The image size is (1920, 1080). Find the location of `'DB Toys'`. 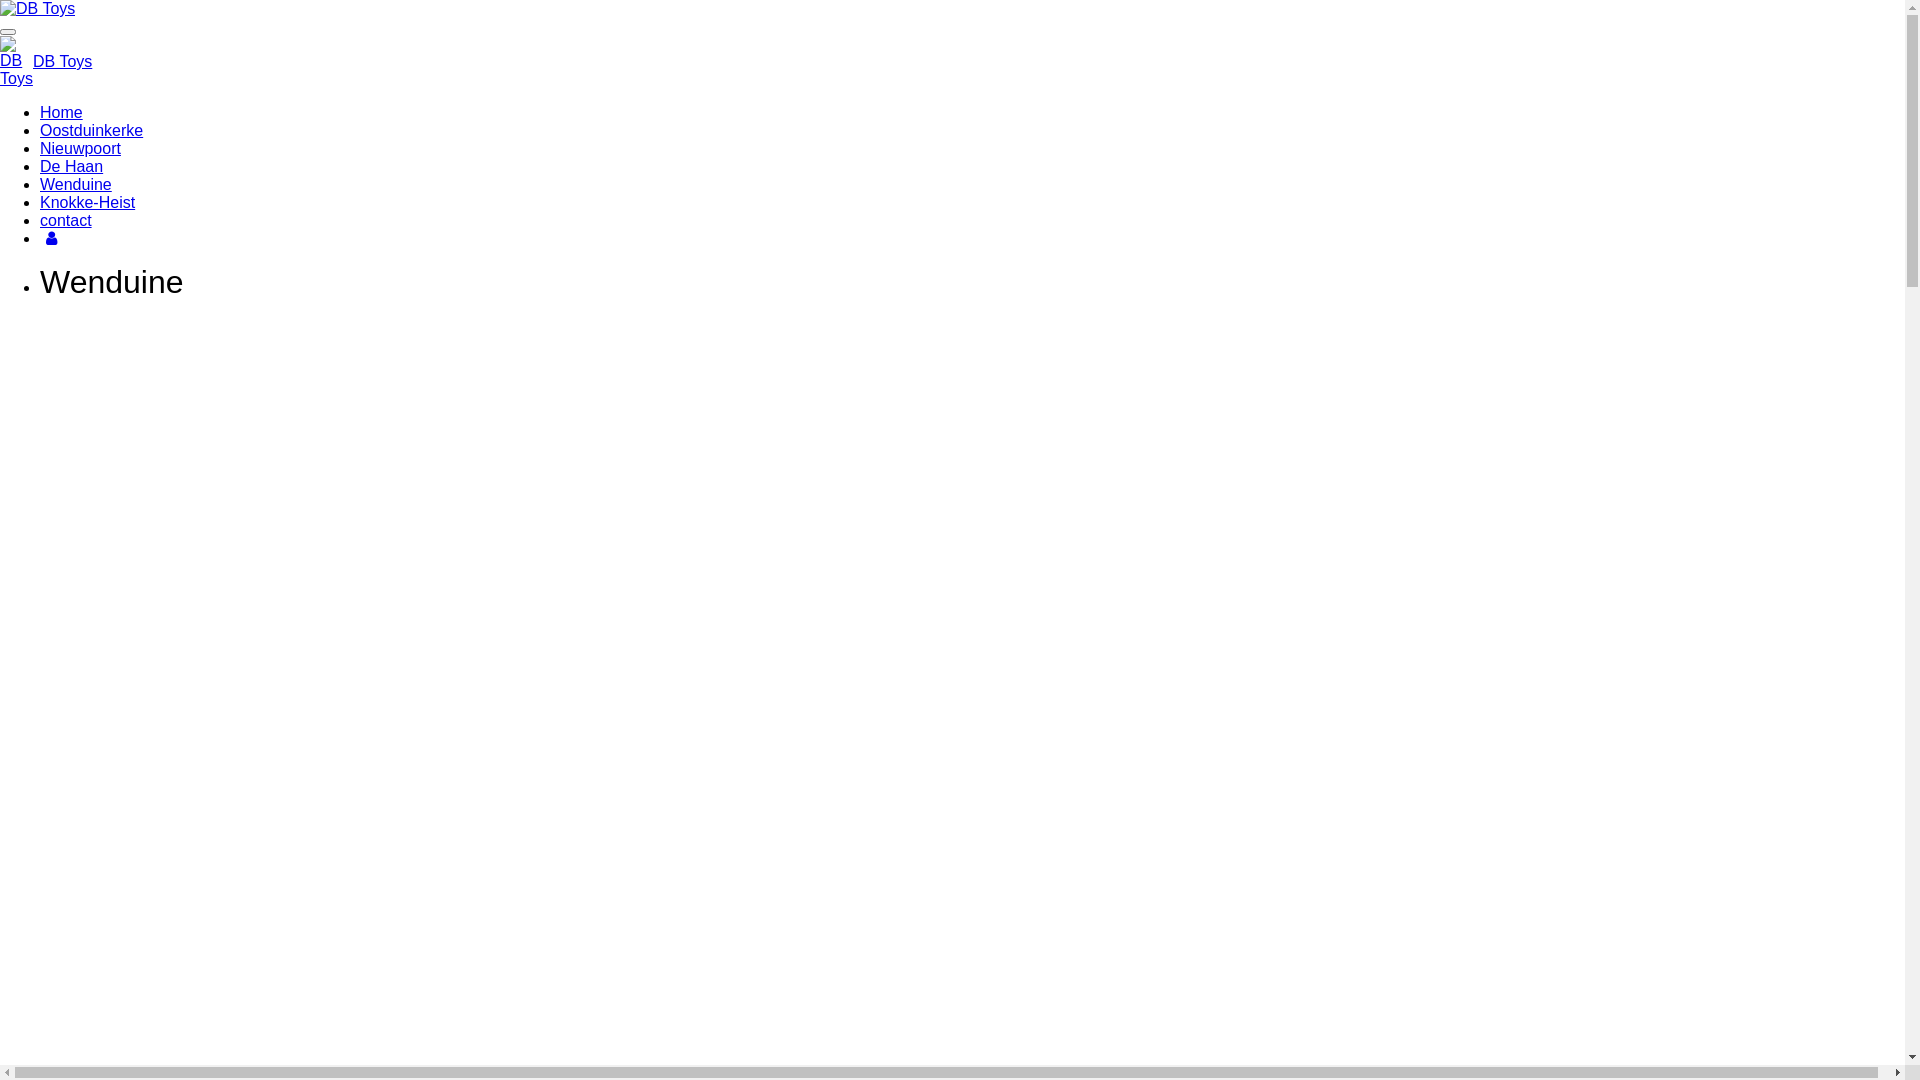

'DB Toys' is located at coordinates (33, 60).